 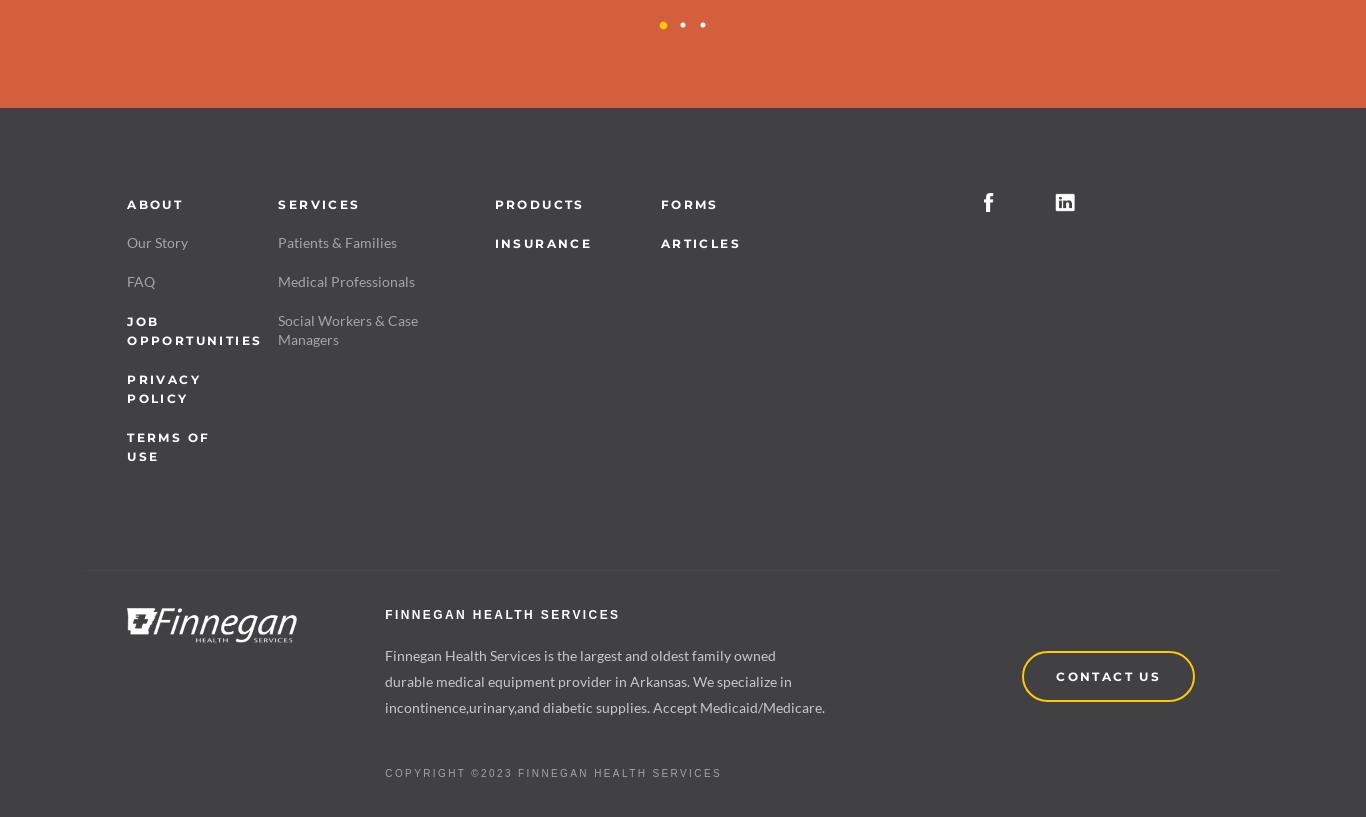 What do you see at coordinates (542, 241) in the screenshot?
I see `'Insurance'` at bounding box center [542, 241].